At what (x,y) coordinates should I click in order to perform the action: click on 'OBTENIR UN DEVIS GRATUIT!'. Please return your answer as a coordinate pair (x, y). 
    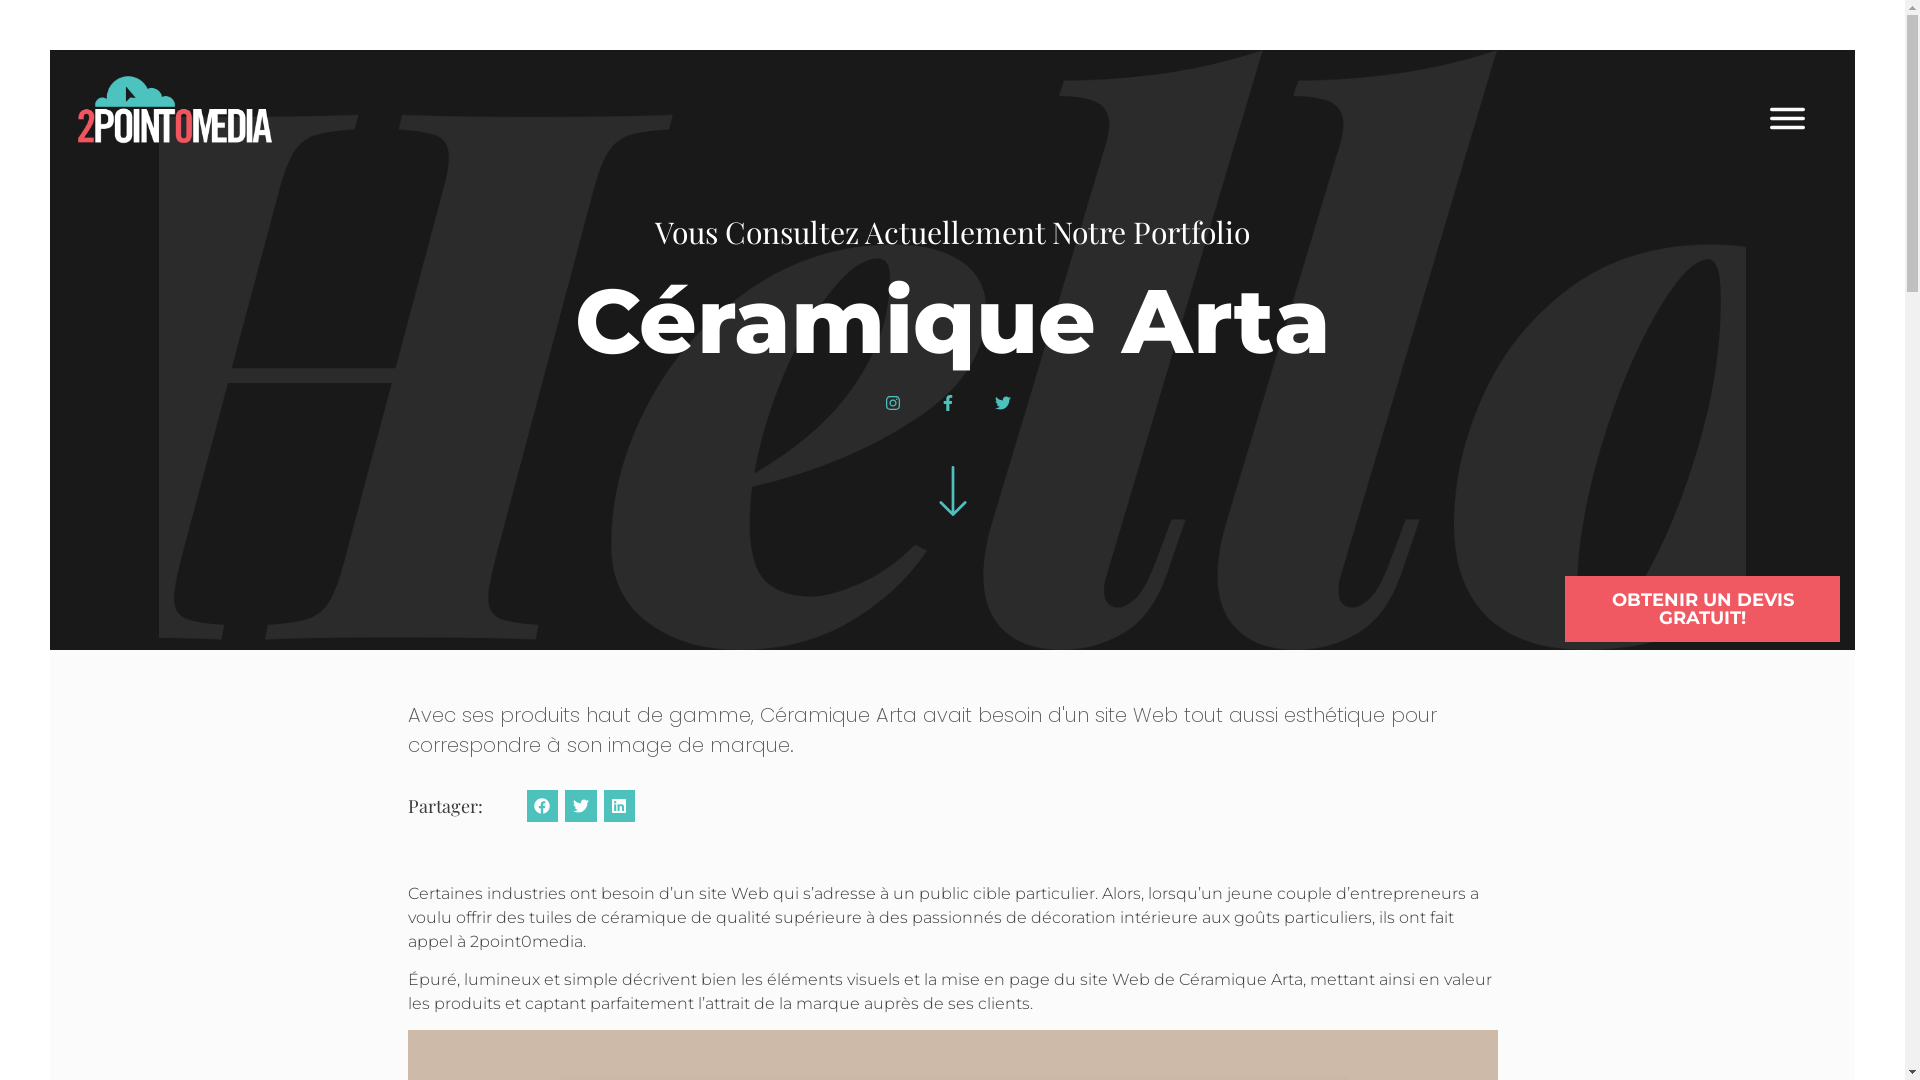
    Looking at the image, I should click on (1701, 608).